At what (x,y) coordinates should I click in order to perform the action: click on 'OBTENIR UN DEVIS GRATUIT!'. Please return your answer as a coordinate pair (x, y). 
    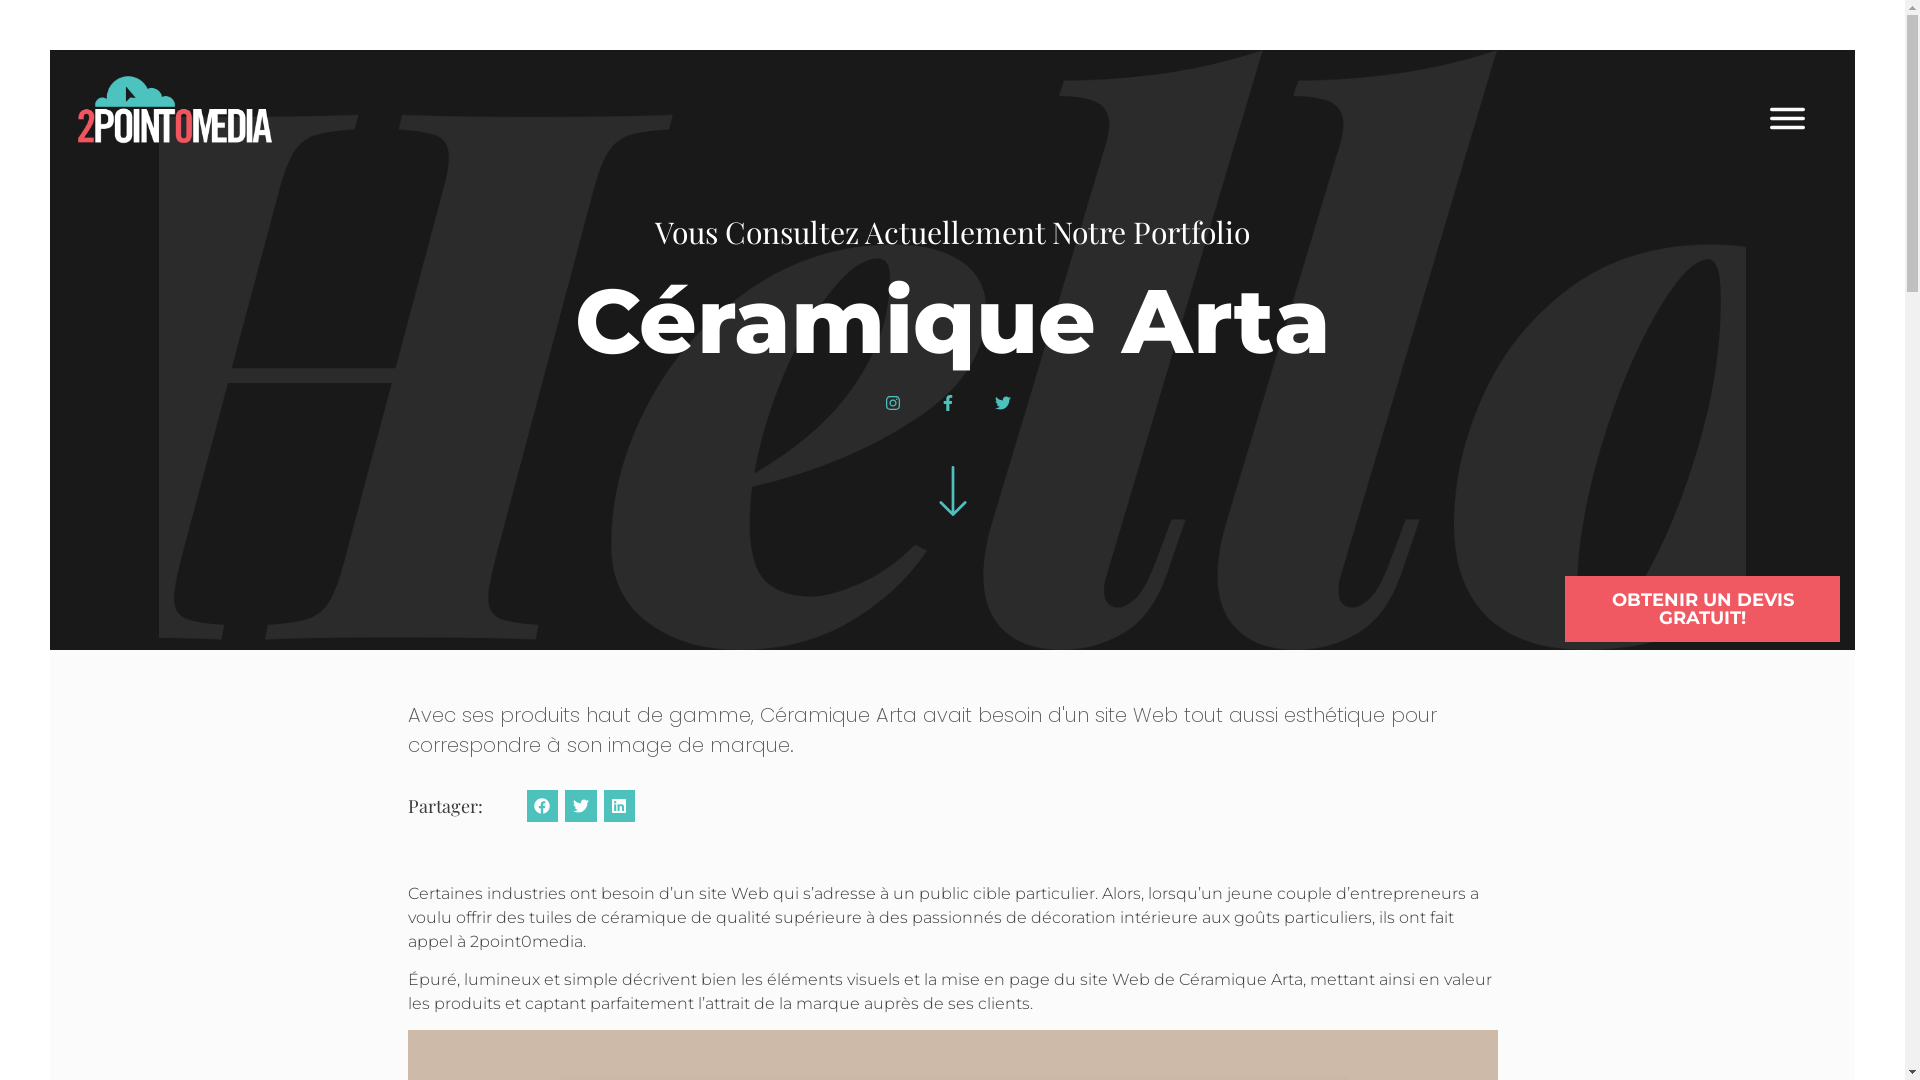
    Looking at the image, I should click on (1701, 608).